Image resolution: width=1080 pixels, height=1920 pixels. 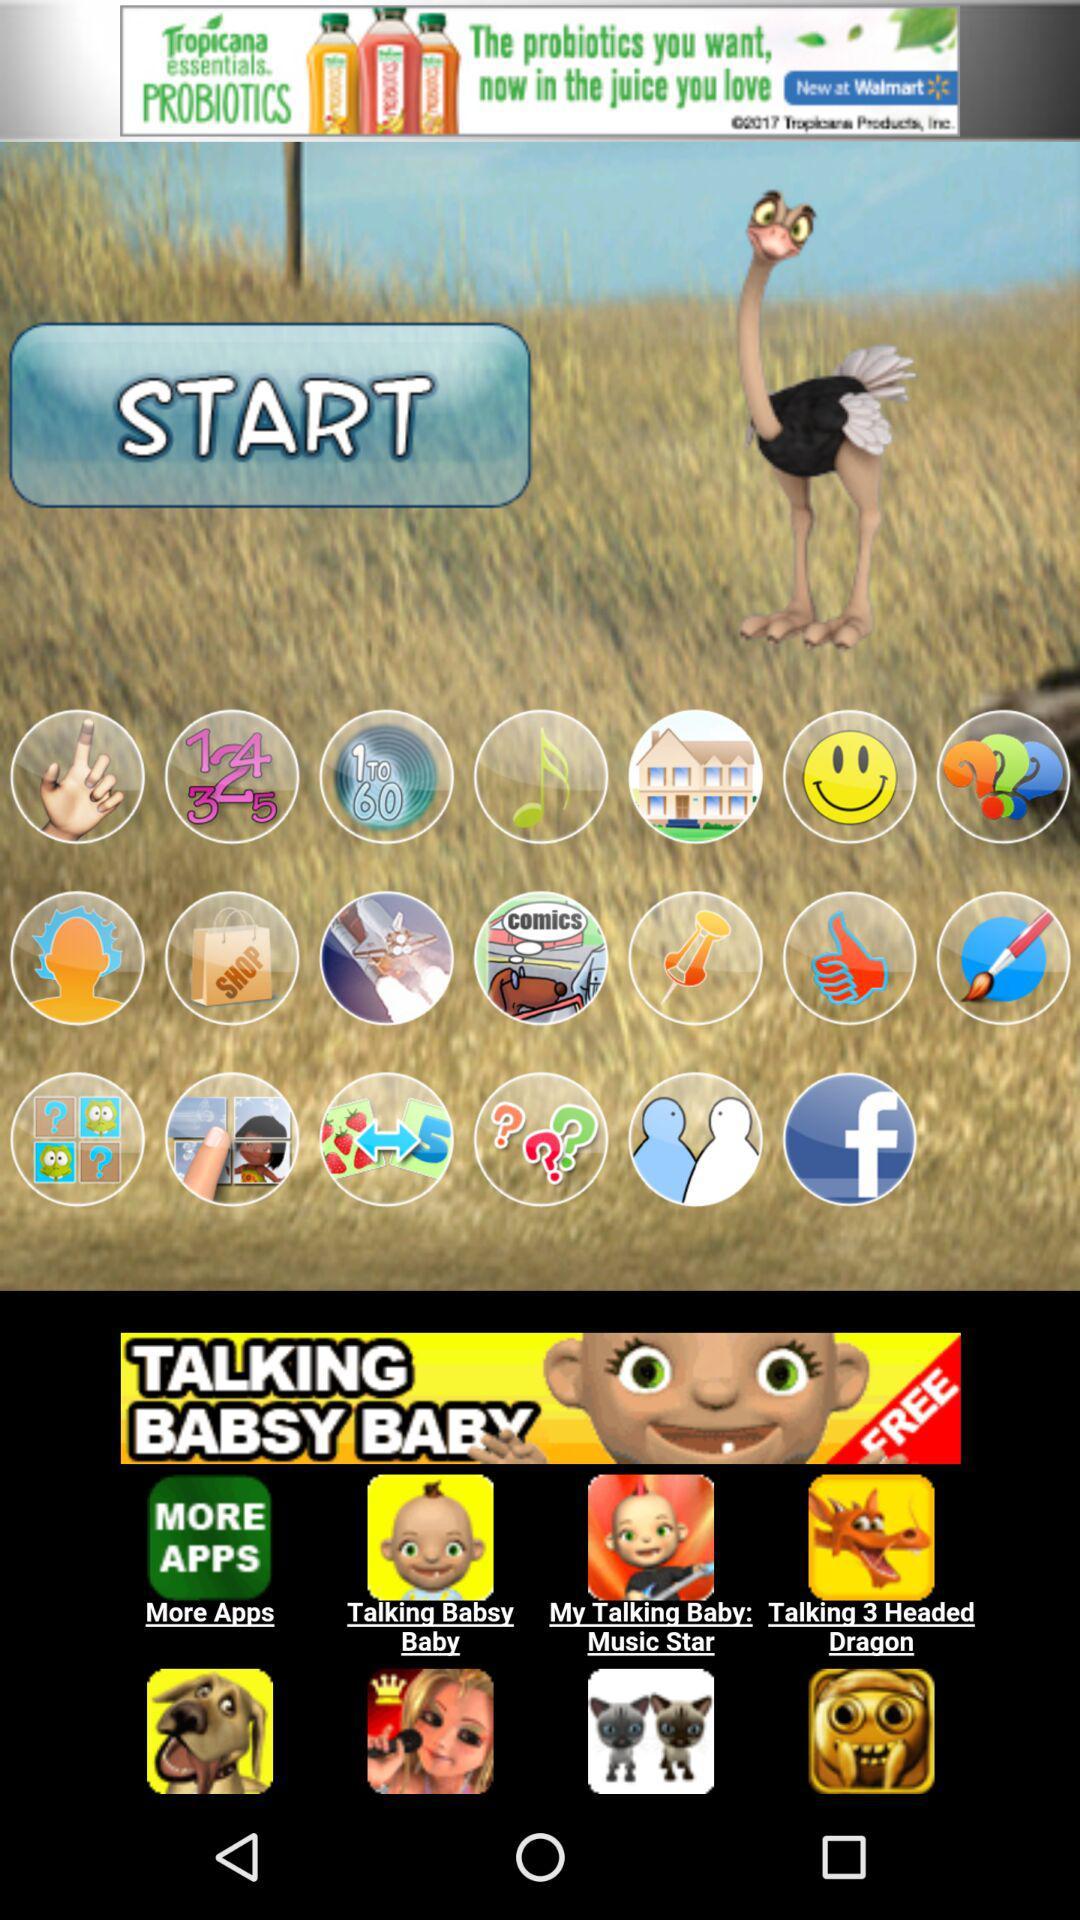 What do you see at coordinates (1003, 1025) in the screenshot?
I see `the edit icon` at bounding box center [1003, 1025].